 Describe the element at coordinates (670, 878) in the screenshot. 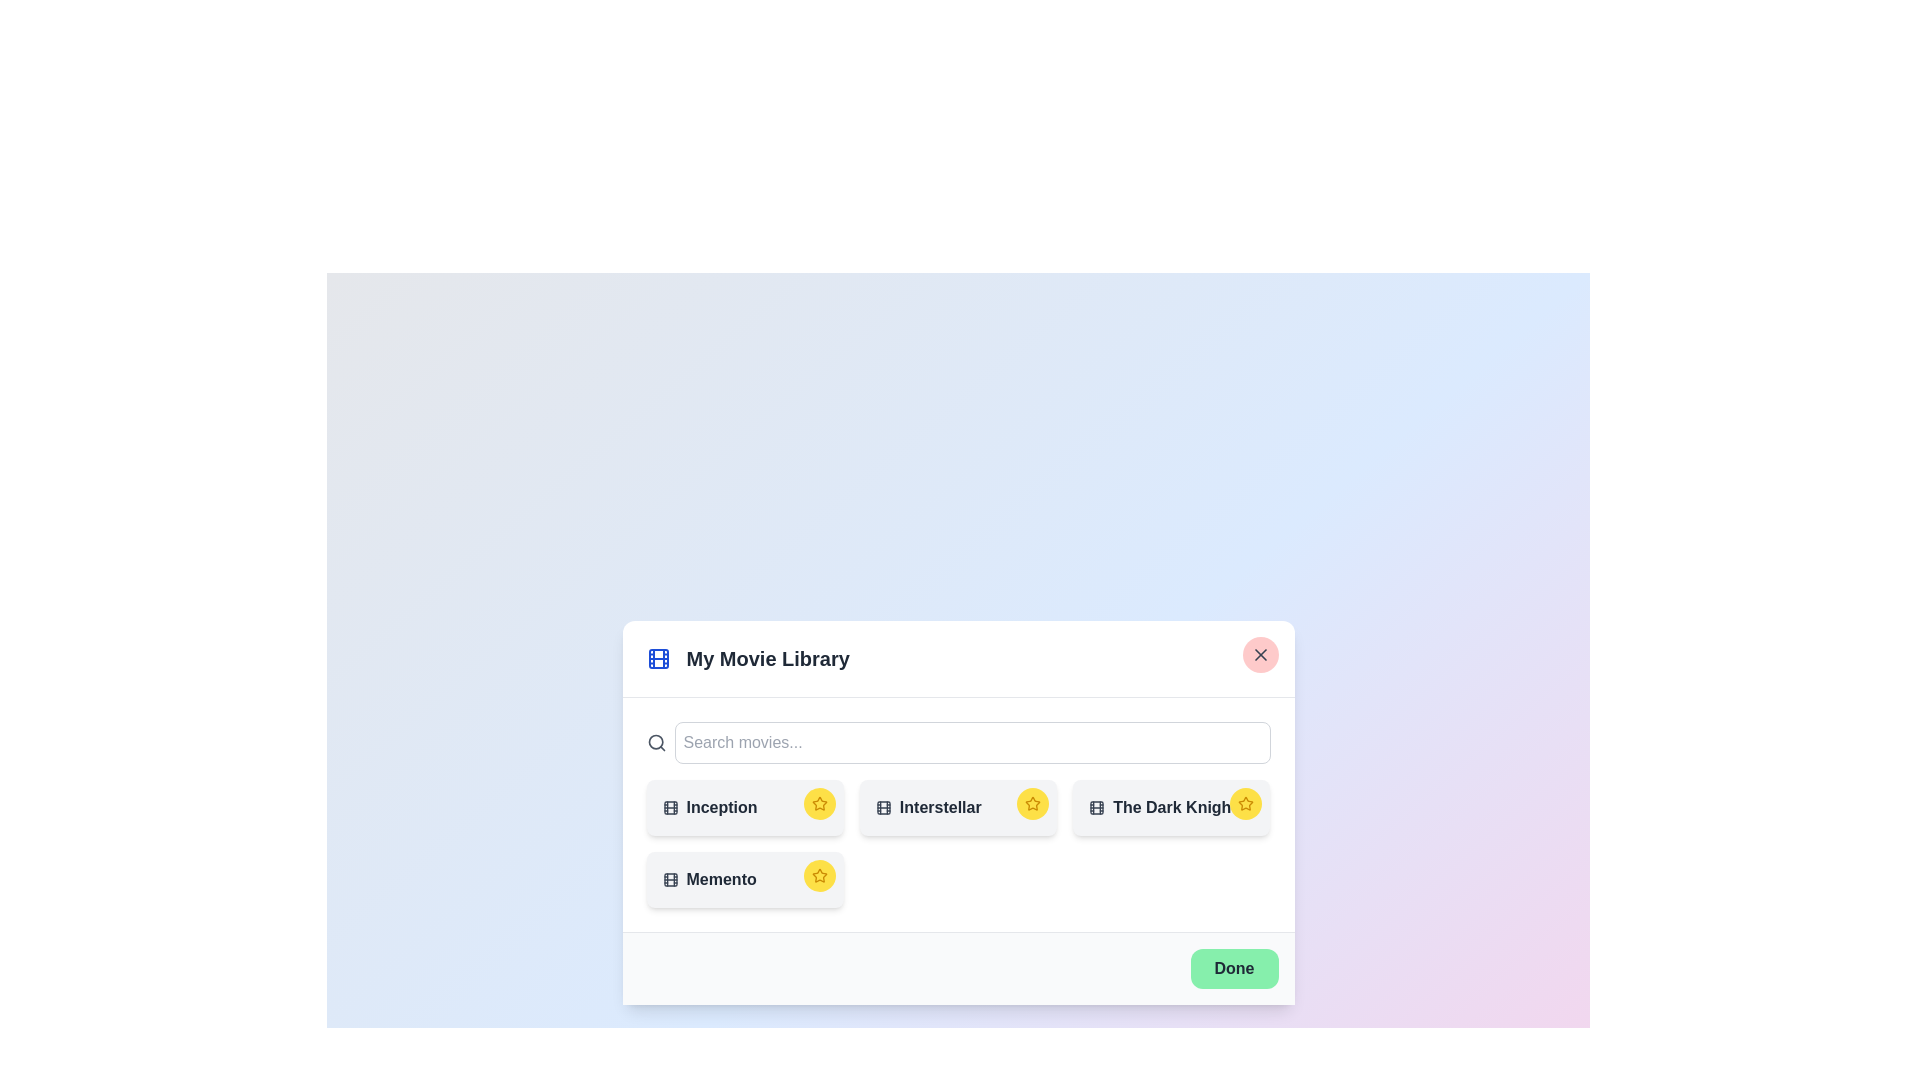

I see `the small film-strip style icon, which is medium gray with rounded corners, positioned to the left of the movie title 'Memento'` at that location.